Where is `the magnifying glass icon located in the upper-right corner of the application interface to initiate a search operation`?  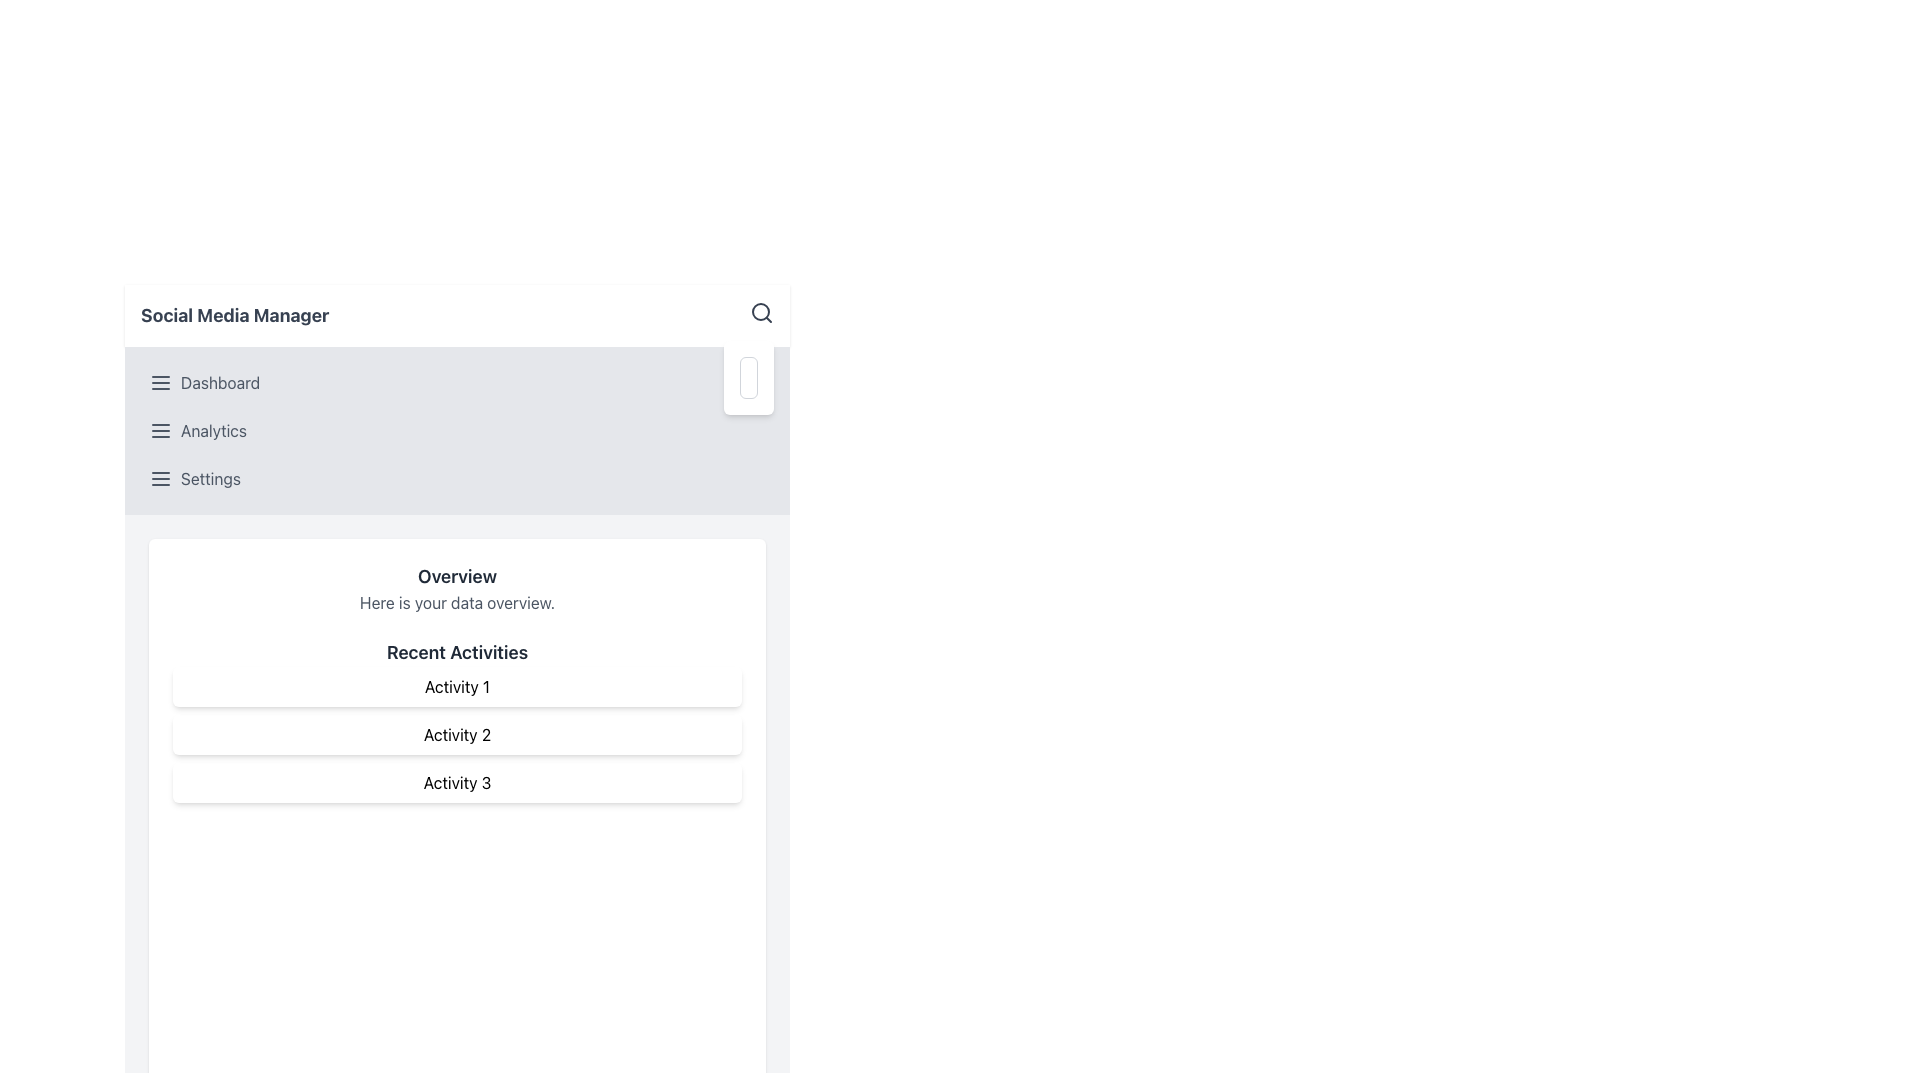 the magnifying glass icon located in the upper-right corner of the application interface to initiate a search operation is located at coordinates (761, 312).